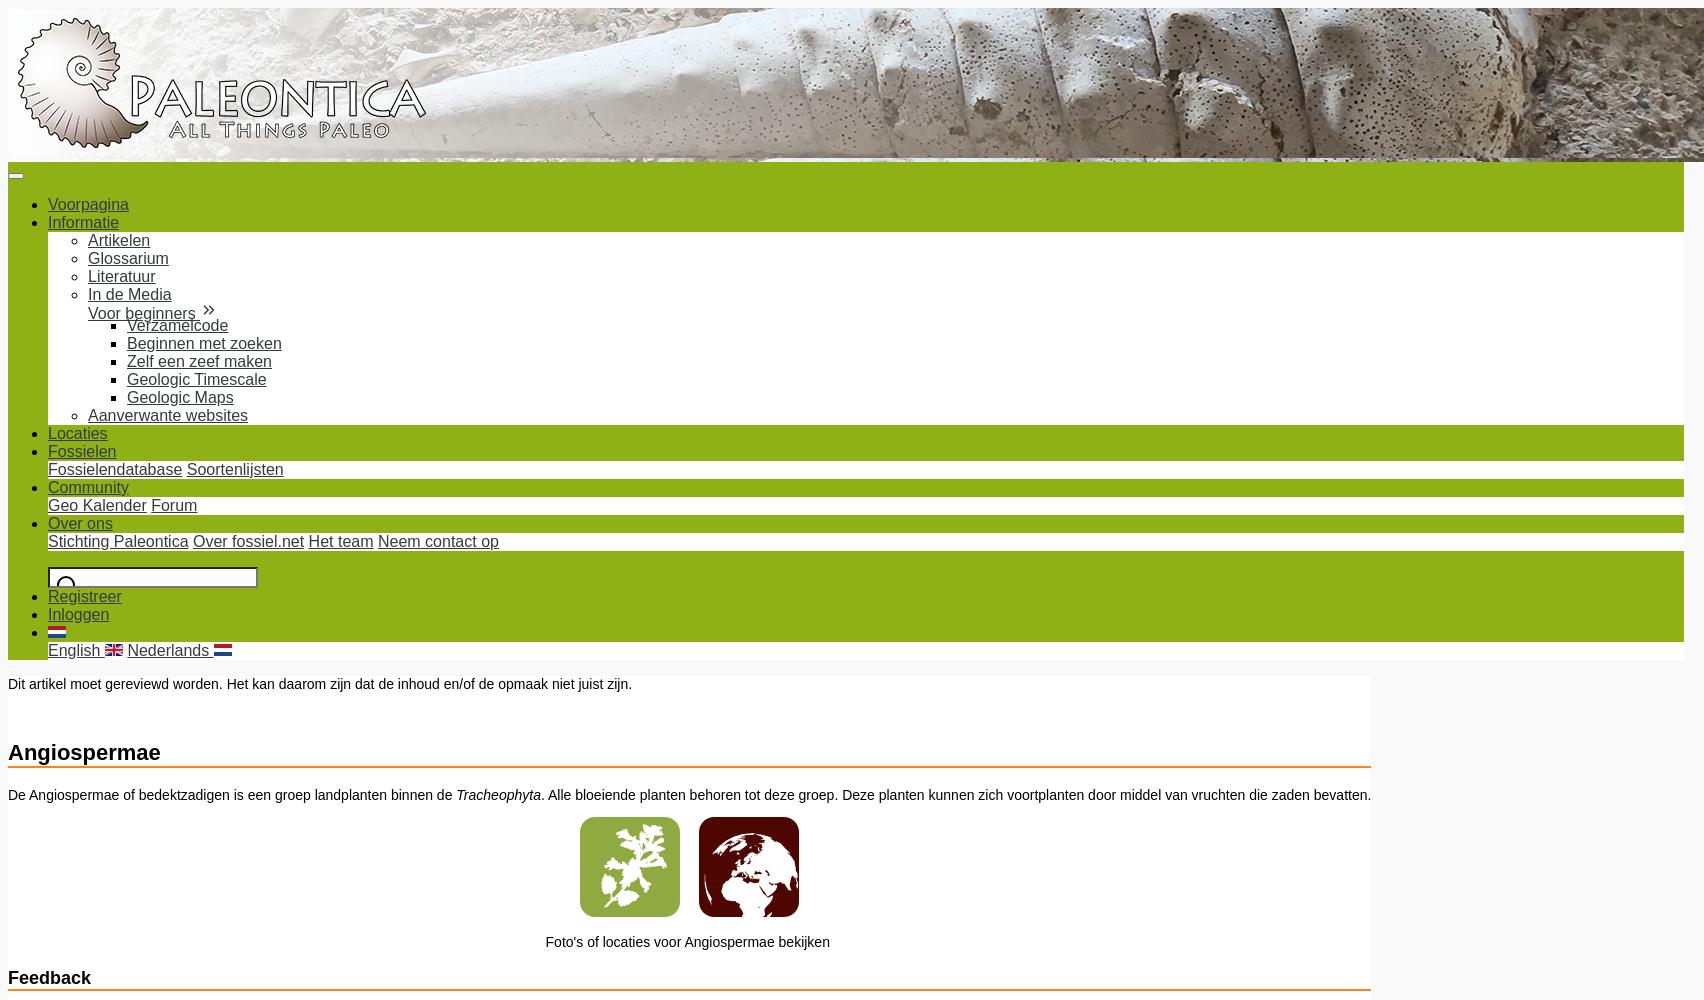 The width and height of the screenshot is (1704, 1000). What do you see at coordinates (115, 468) in the screenshot?
I see `'Fossielendatabase'` at bounding box center [115, 468].